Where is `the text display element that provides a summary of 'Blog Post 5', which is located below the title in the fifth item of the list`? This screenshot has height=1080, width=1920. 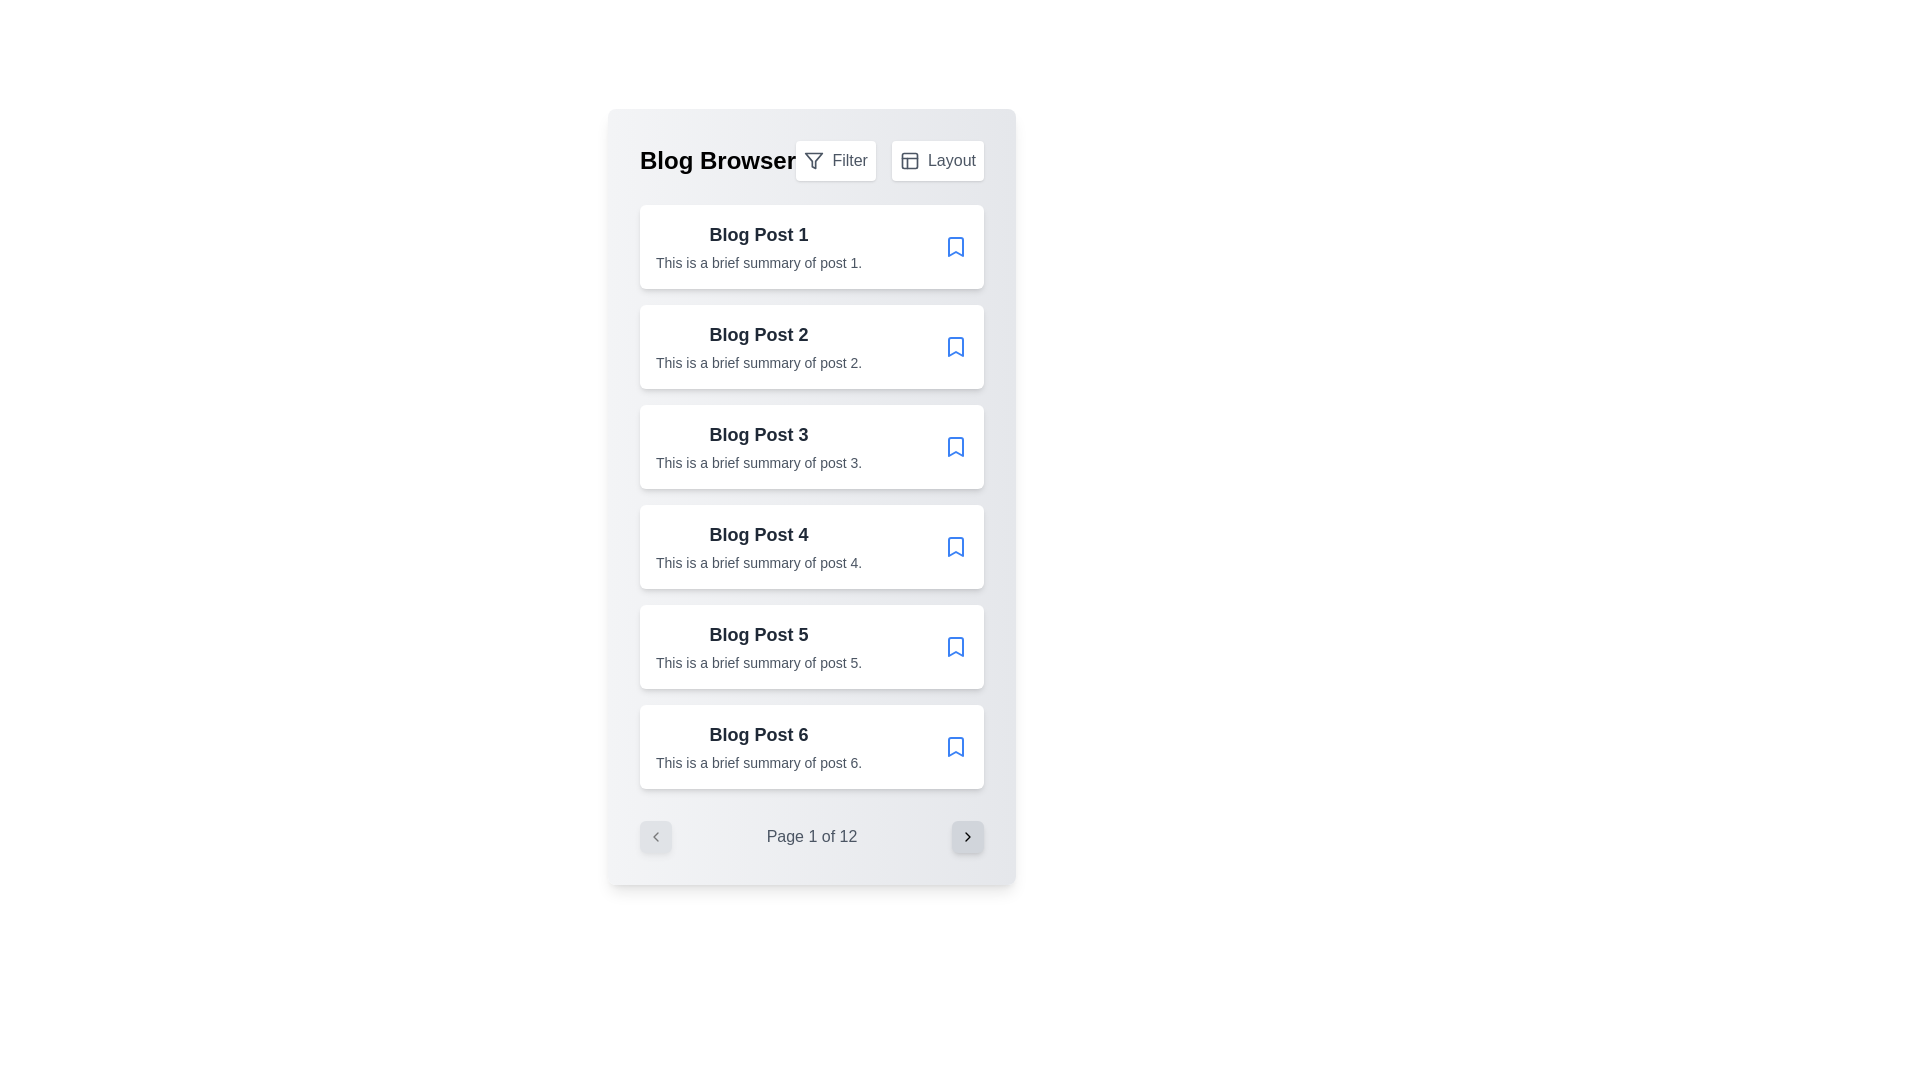 the text display element that provides a summary of 'Blog Post 5', which is located below the title in the fifth item of the list is located at coordinates (758, 663).